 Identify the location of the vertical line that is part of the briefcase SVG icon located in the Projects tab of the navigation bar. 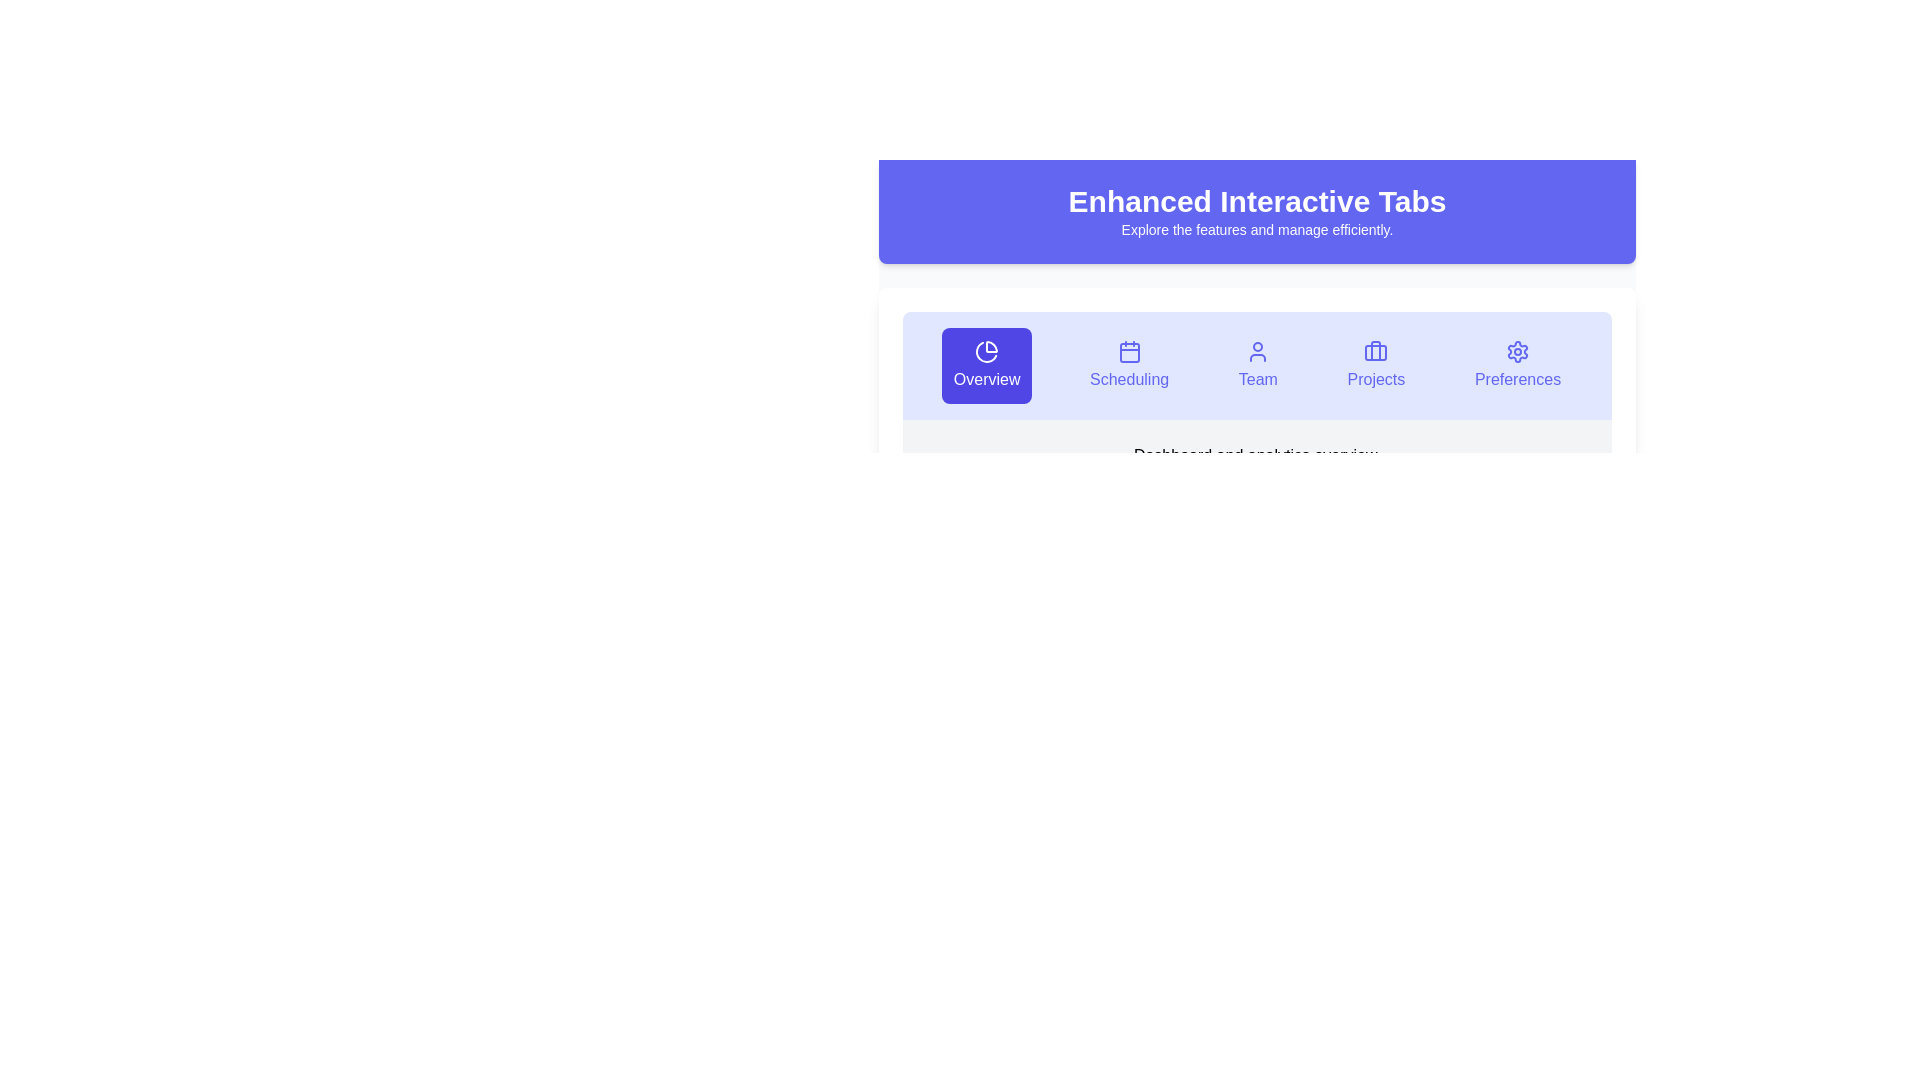
(1375, 350).